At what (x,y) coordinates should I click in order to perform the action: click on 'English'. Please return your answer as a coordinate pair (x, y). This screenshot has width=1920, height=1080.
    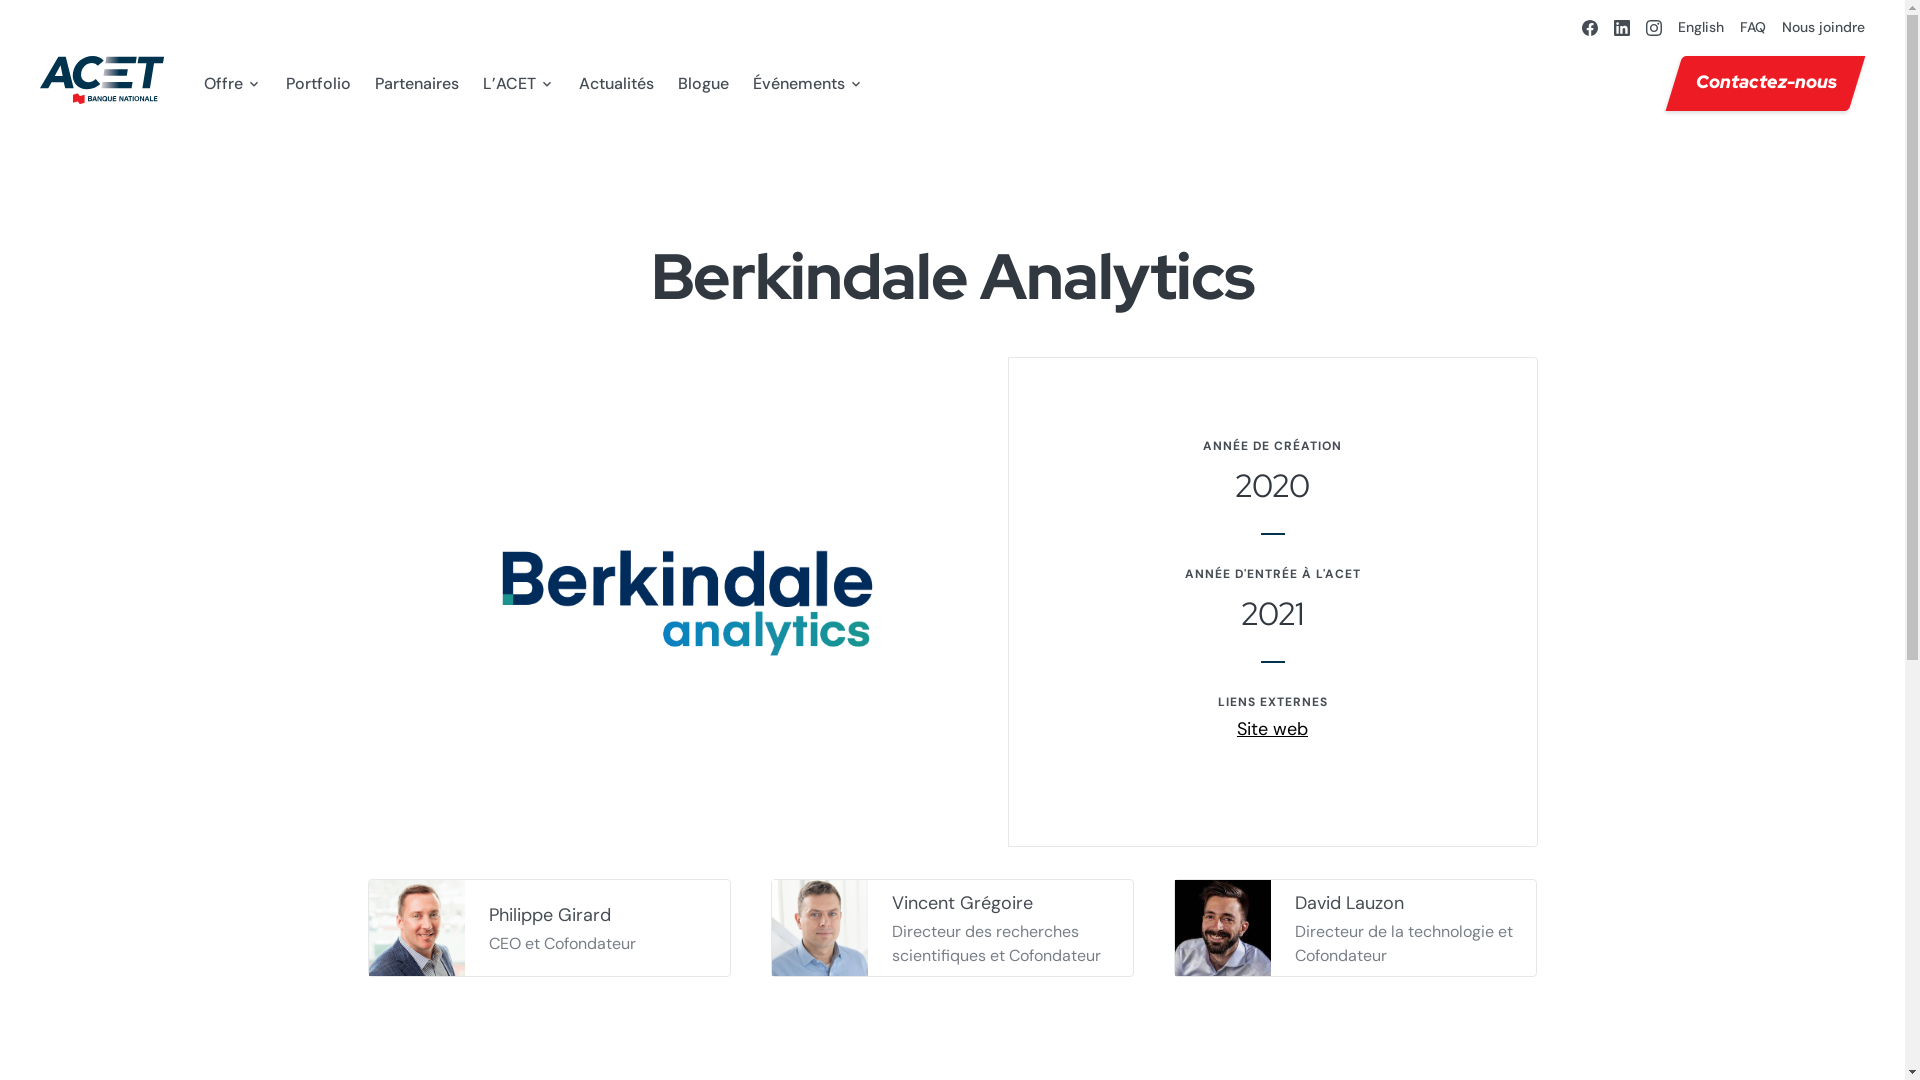
    Looking at the image, I should click on (1678, 27).